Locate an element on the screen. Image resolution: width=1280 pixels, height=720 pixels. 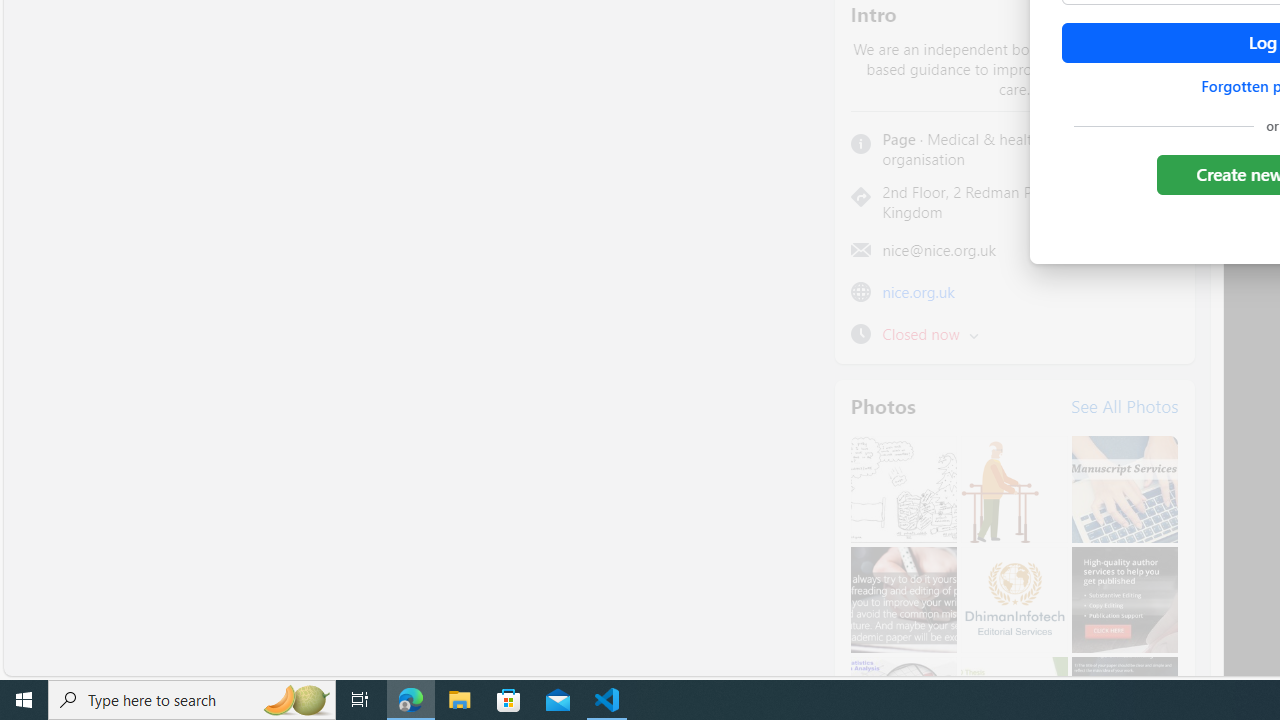
'Start' is located at coordinates (24, 698).